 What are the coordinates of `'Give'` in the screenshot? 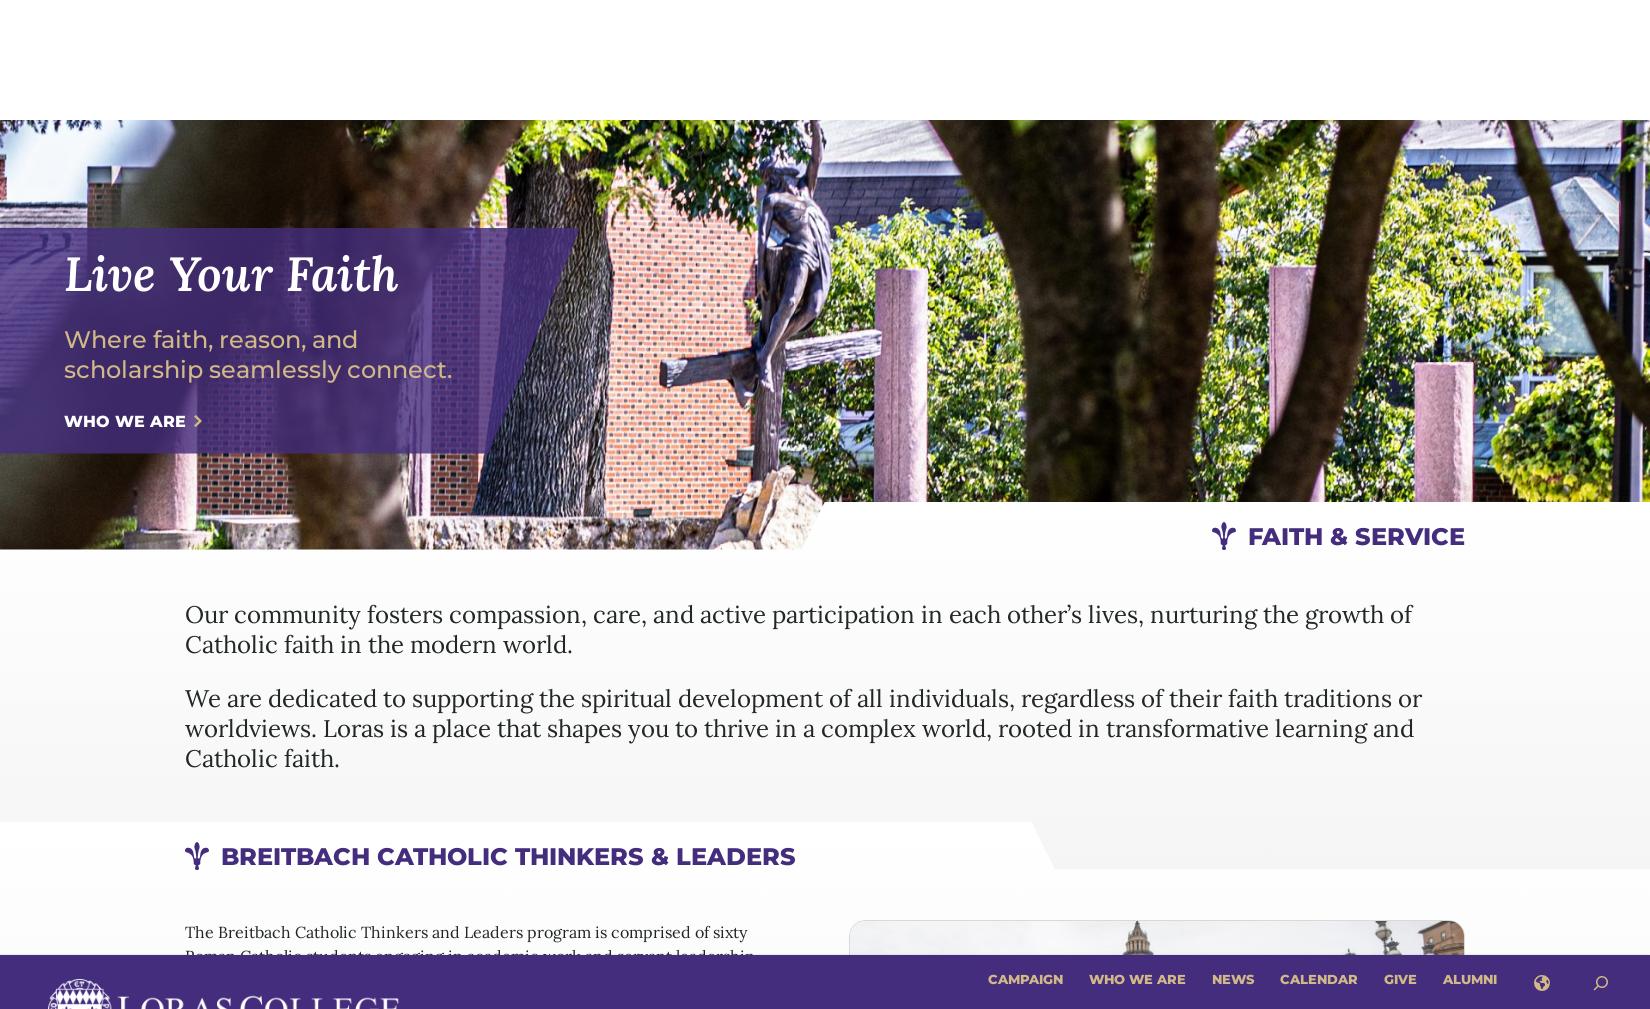 It's located at (1399, 23).